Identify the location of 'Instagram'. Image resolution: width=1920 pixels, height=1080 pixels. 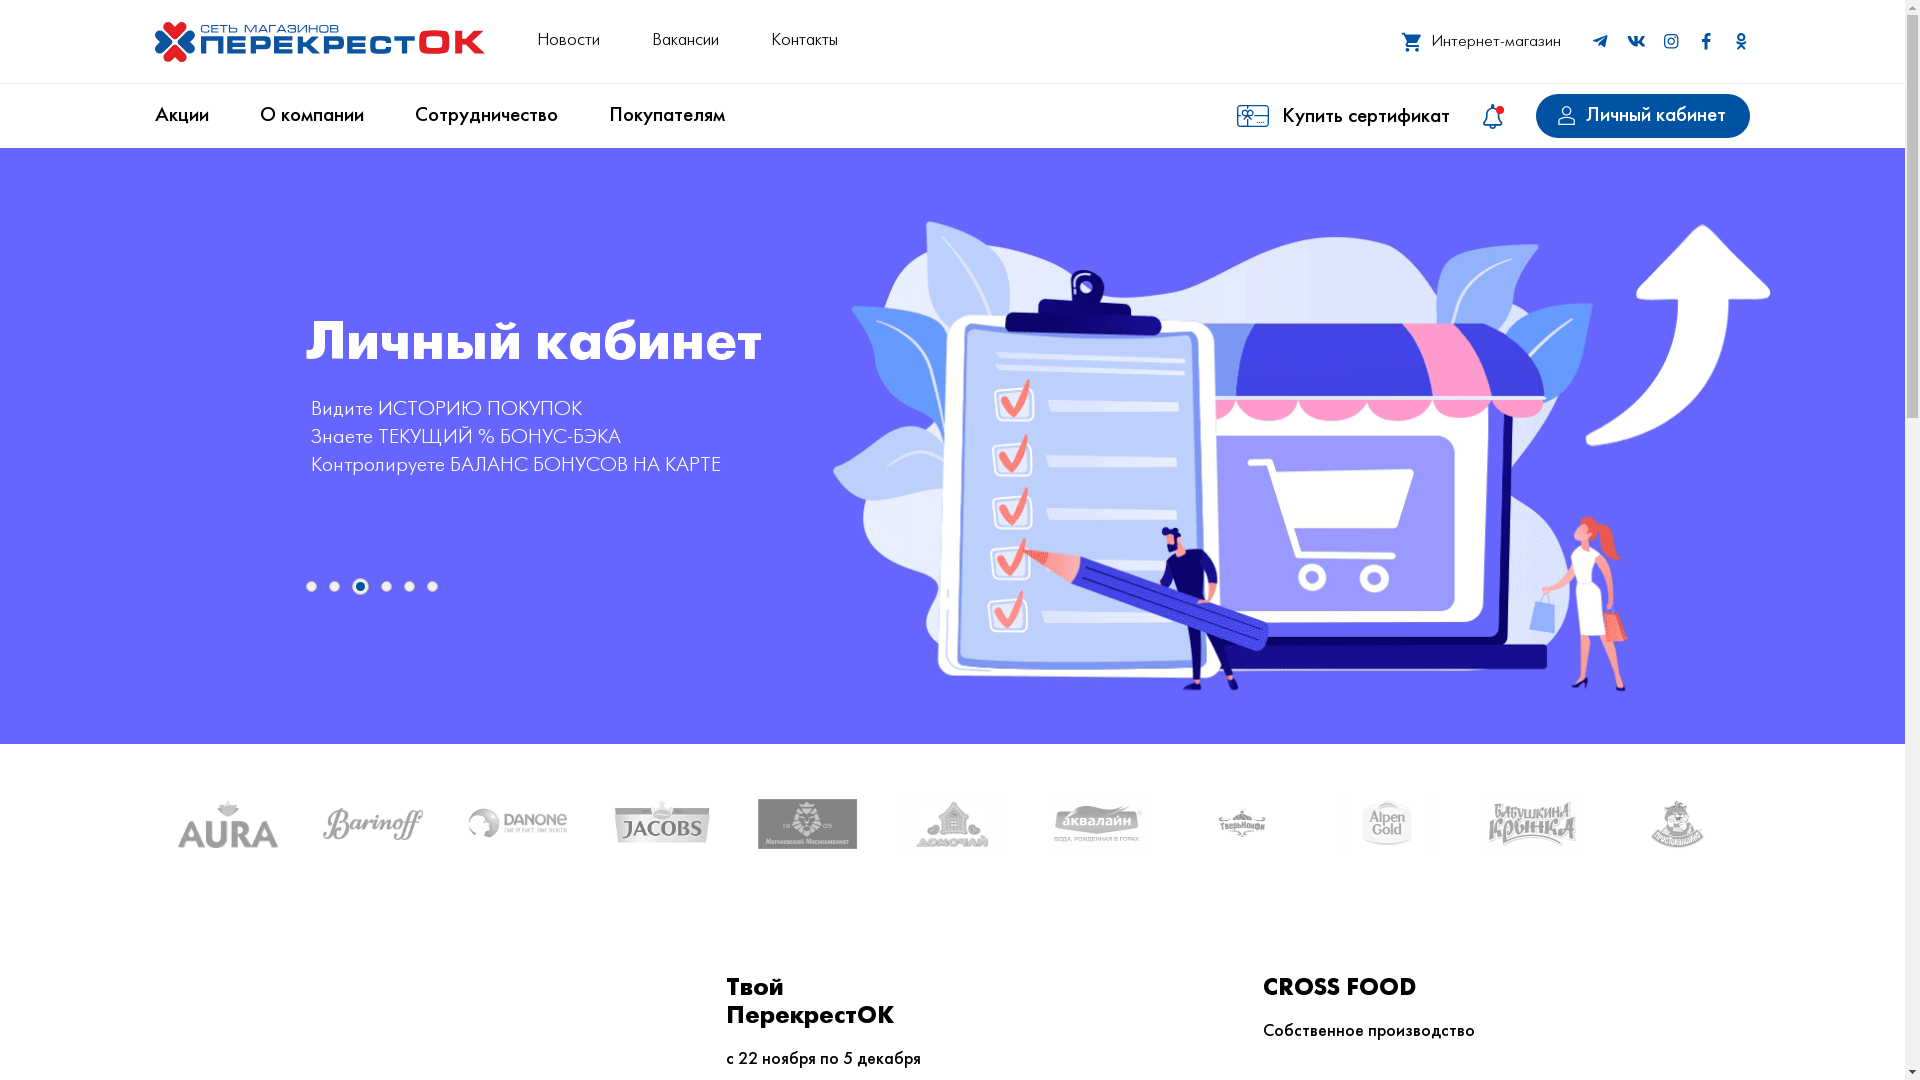
(1670, 41).